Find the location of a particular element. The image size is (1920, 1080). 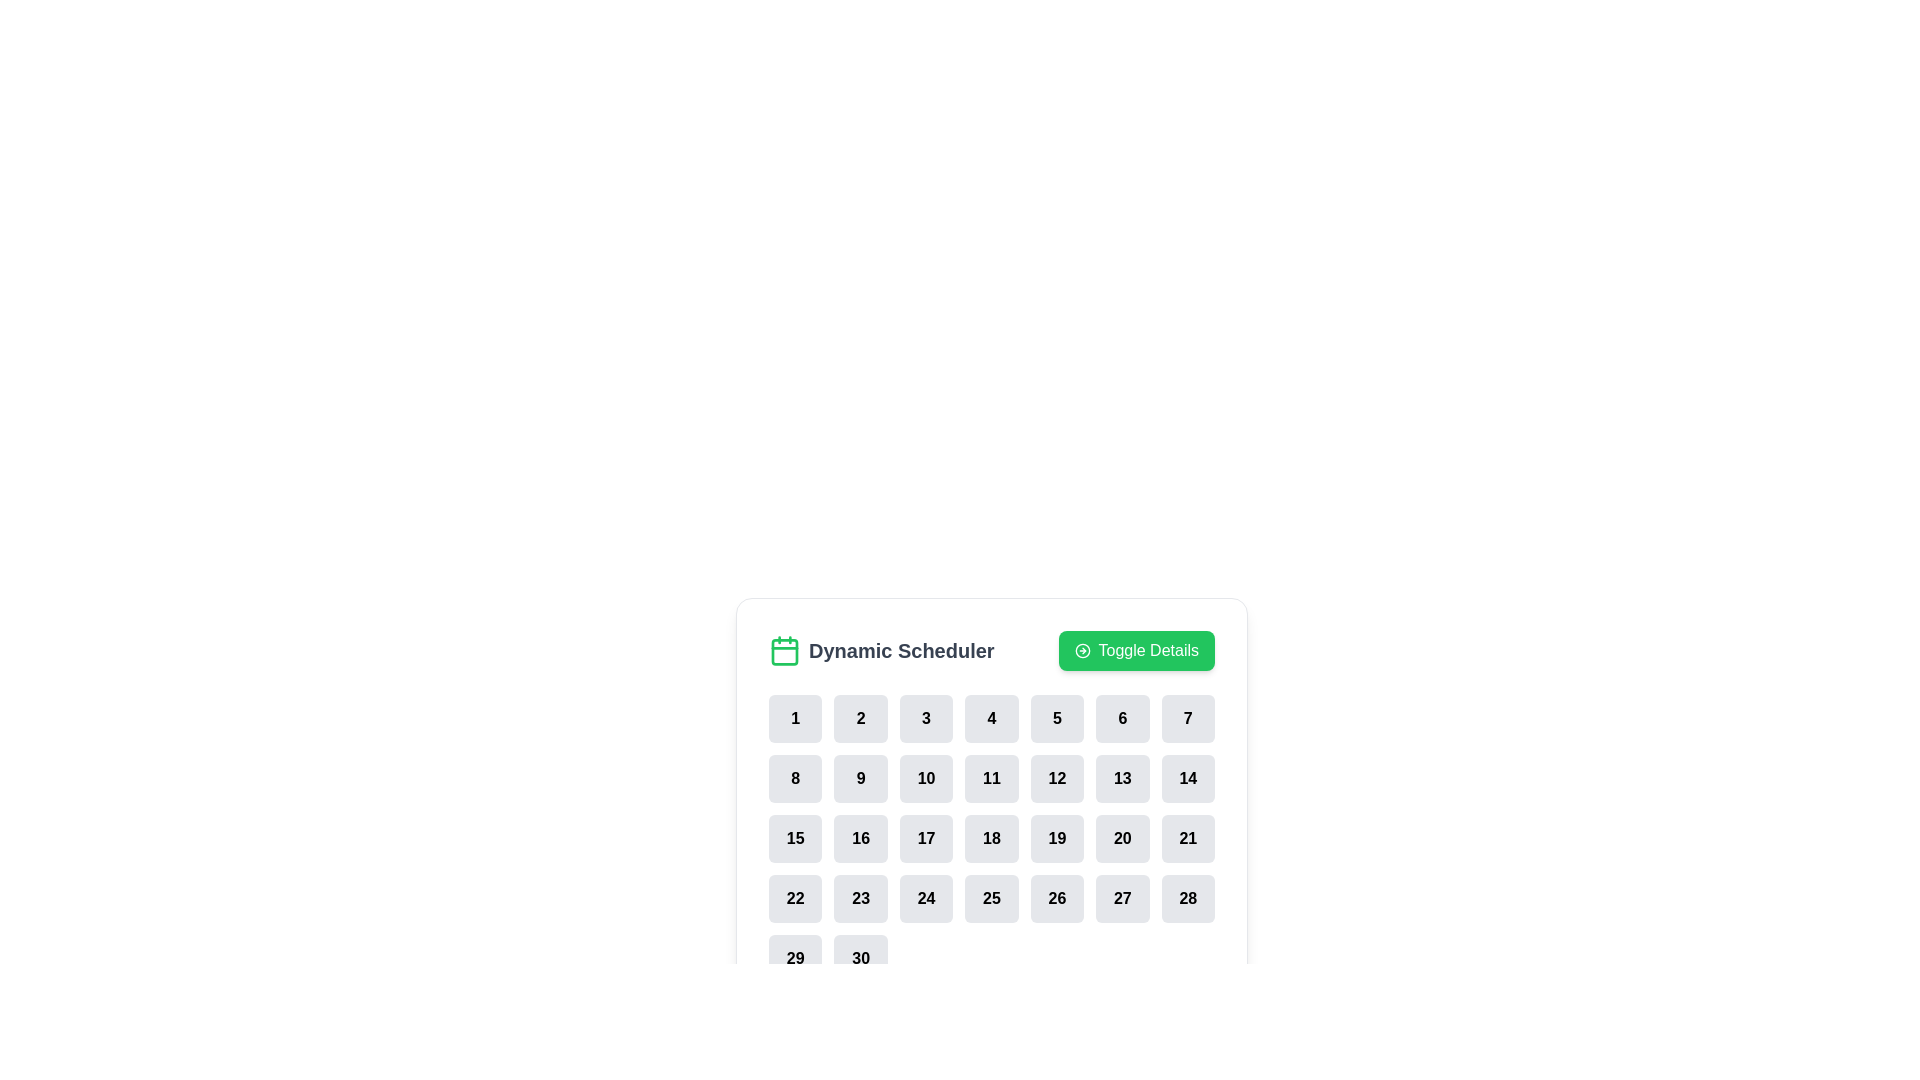

the button representing the date '21' in the calendar interface is located at coordinates (1188, 839).